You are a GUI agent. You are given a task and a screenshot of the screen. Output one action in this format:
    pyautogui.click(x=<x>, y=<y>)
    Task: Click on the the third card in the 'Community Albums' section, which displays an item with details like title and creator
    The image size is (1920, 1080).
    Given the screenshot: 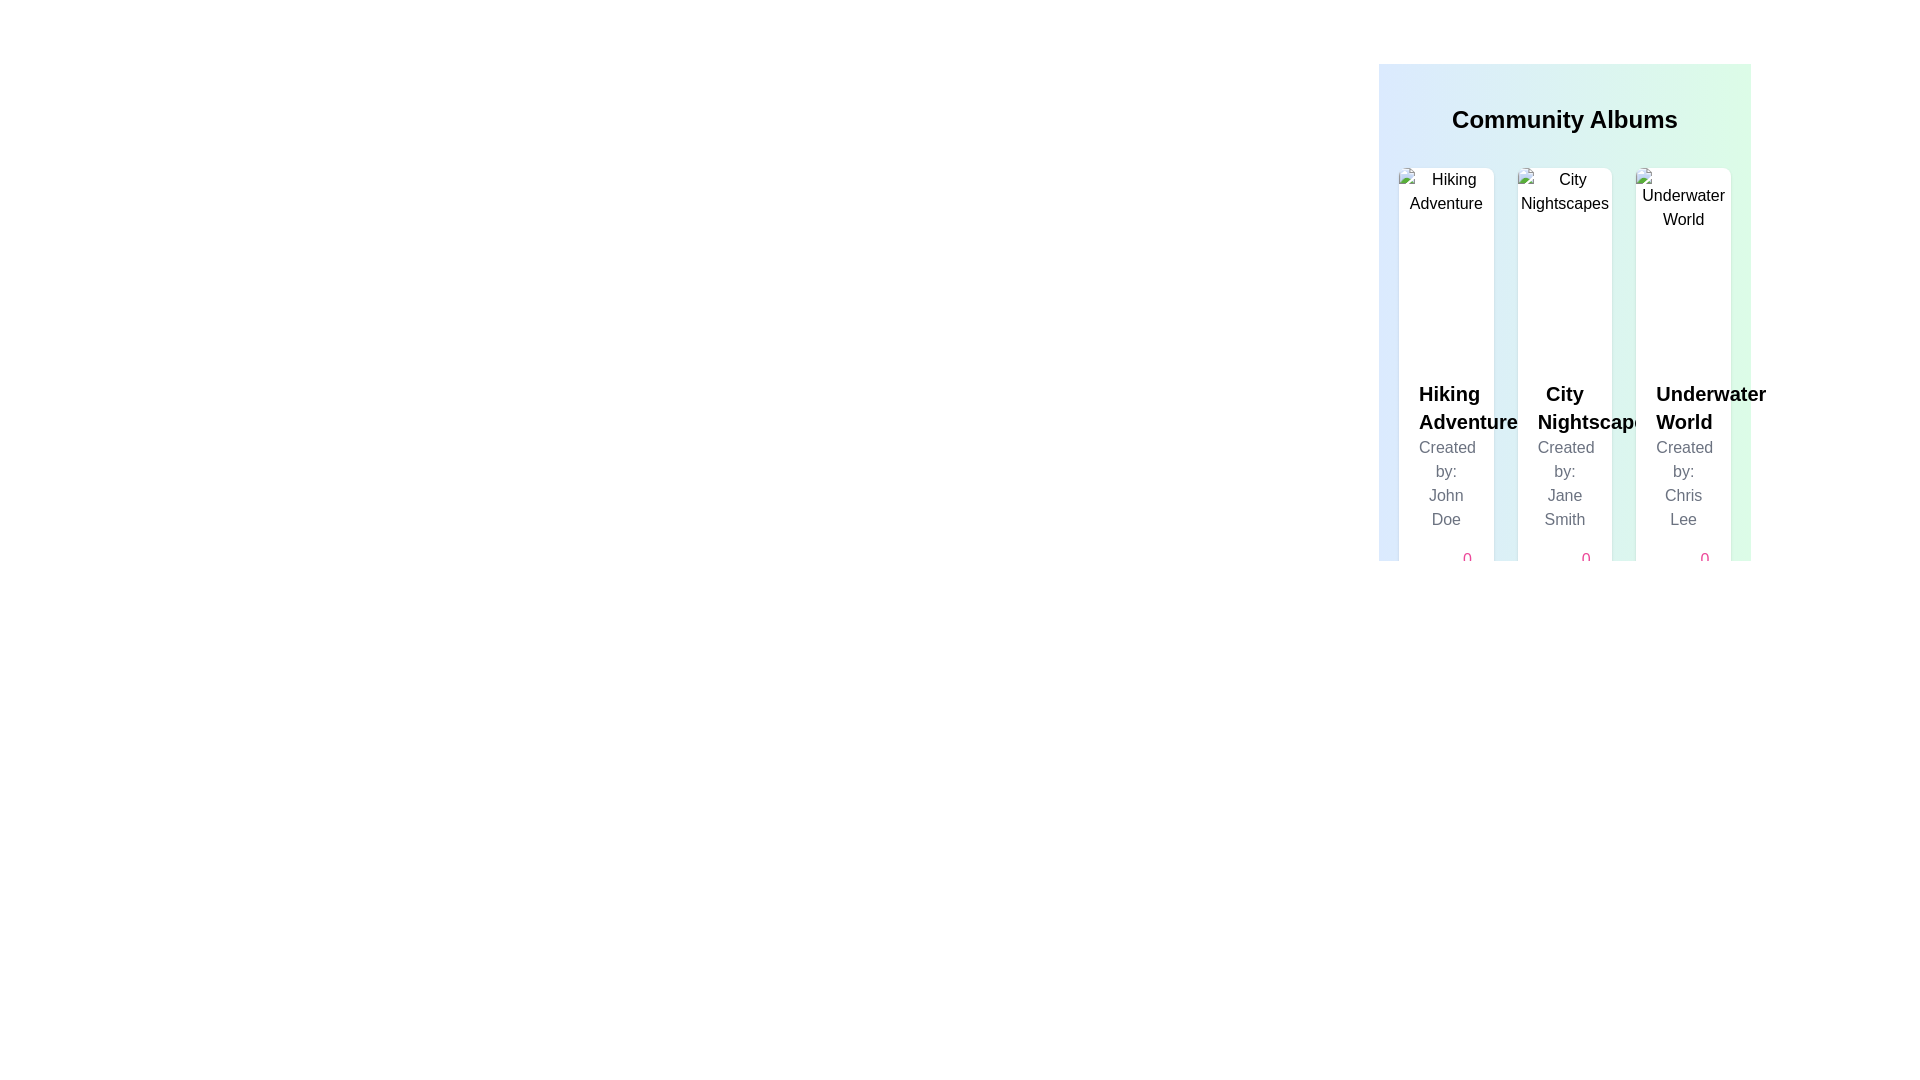 What is the action you would take?
    pyautogui.click(x=1682, y=392)
    